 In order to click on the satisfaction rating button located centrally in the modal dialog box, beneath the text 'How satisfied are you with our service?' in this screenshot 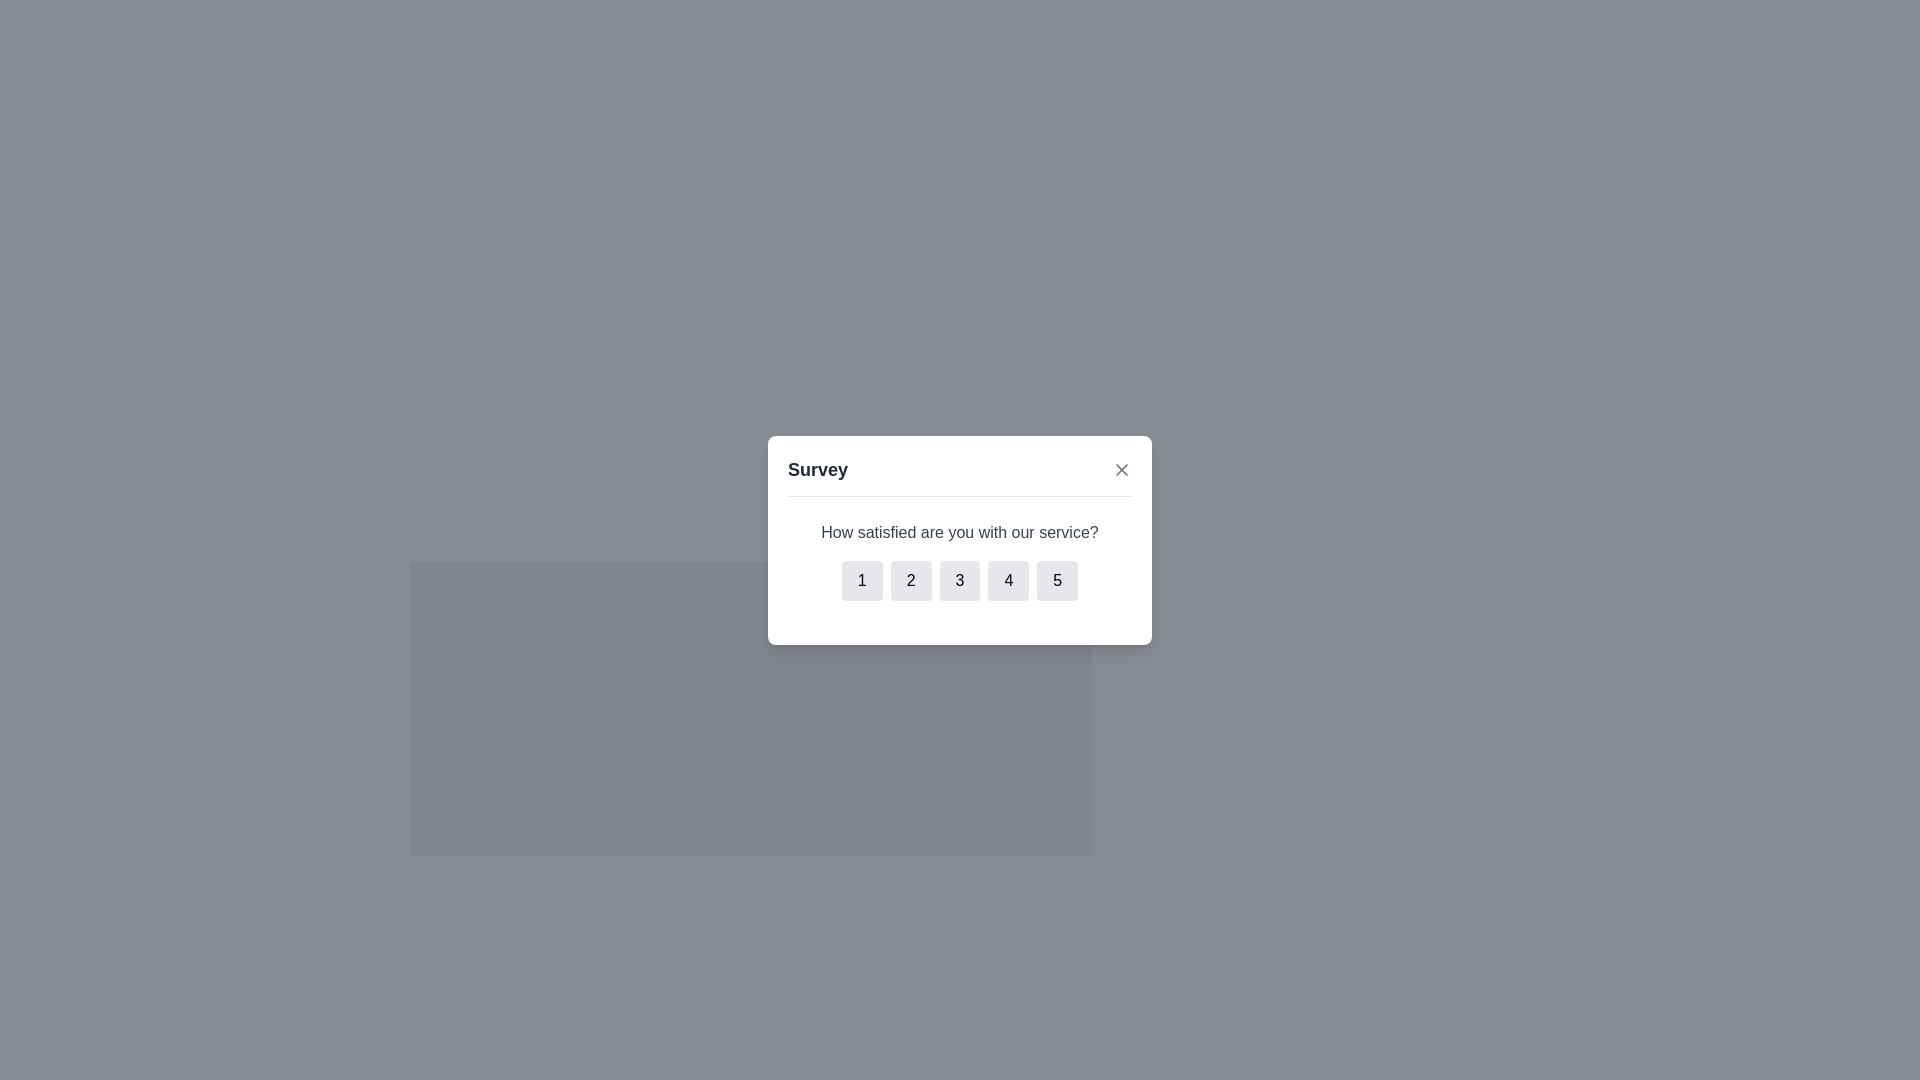, I will do `click(960, 580)`.